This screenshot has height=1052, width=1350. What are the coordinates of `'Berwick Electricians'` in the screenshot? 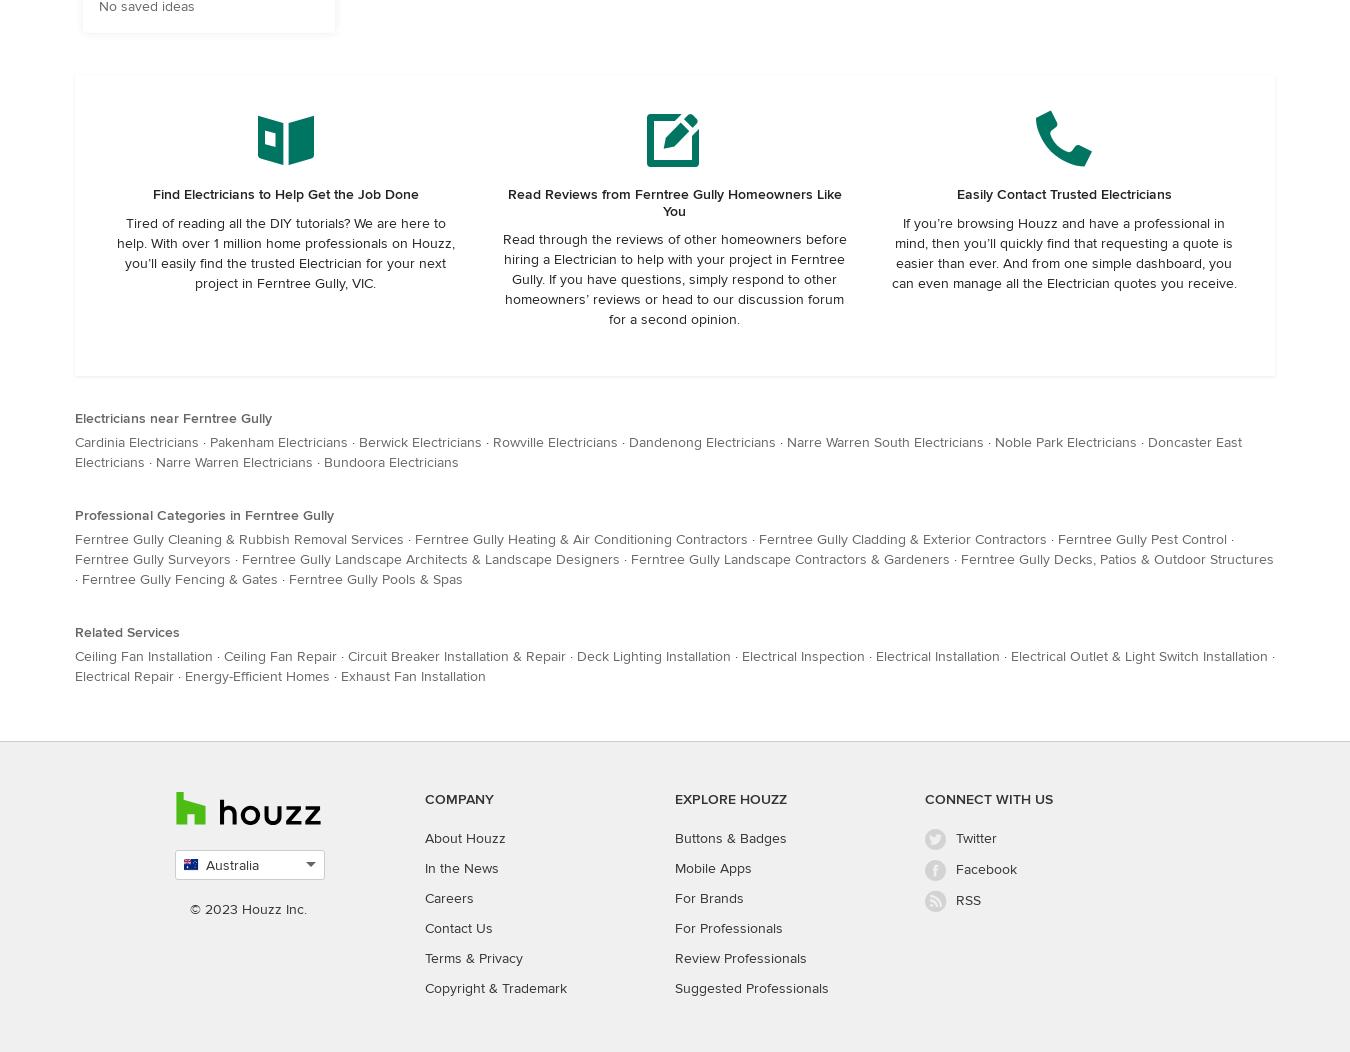 It's located at (420, 442).